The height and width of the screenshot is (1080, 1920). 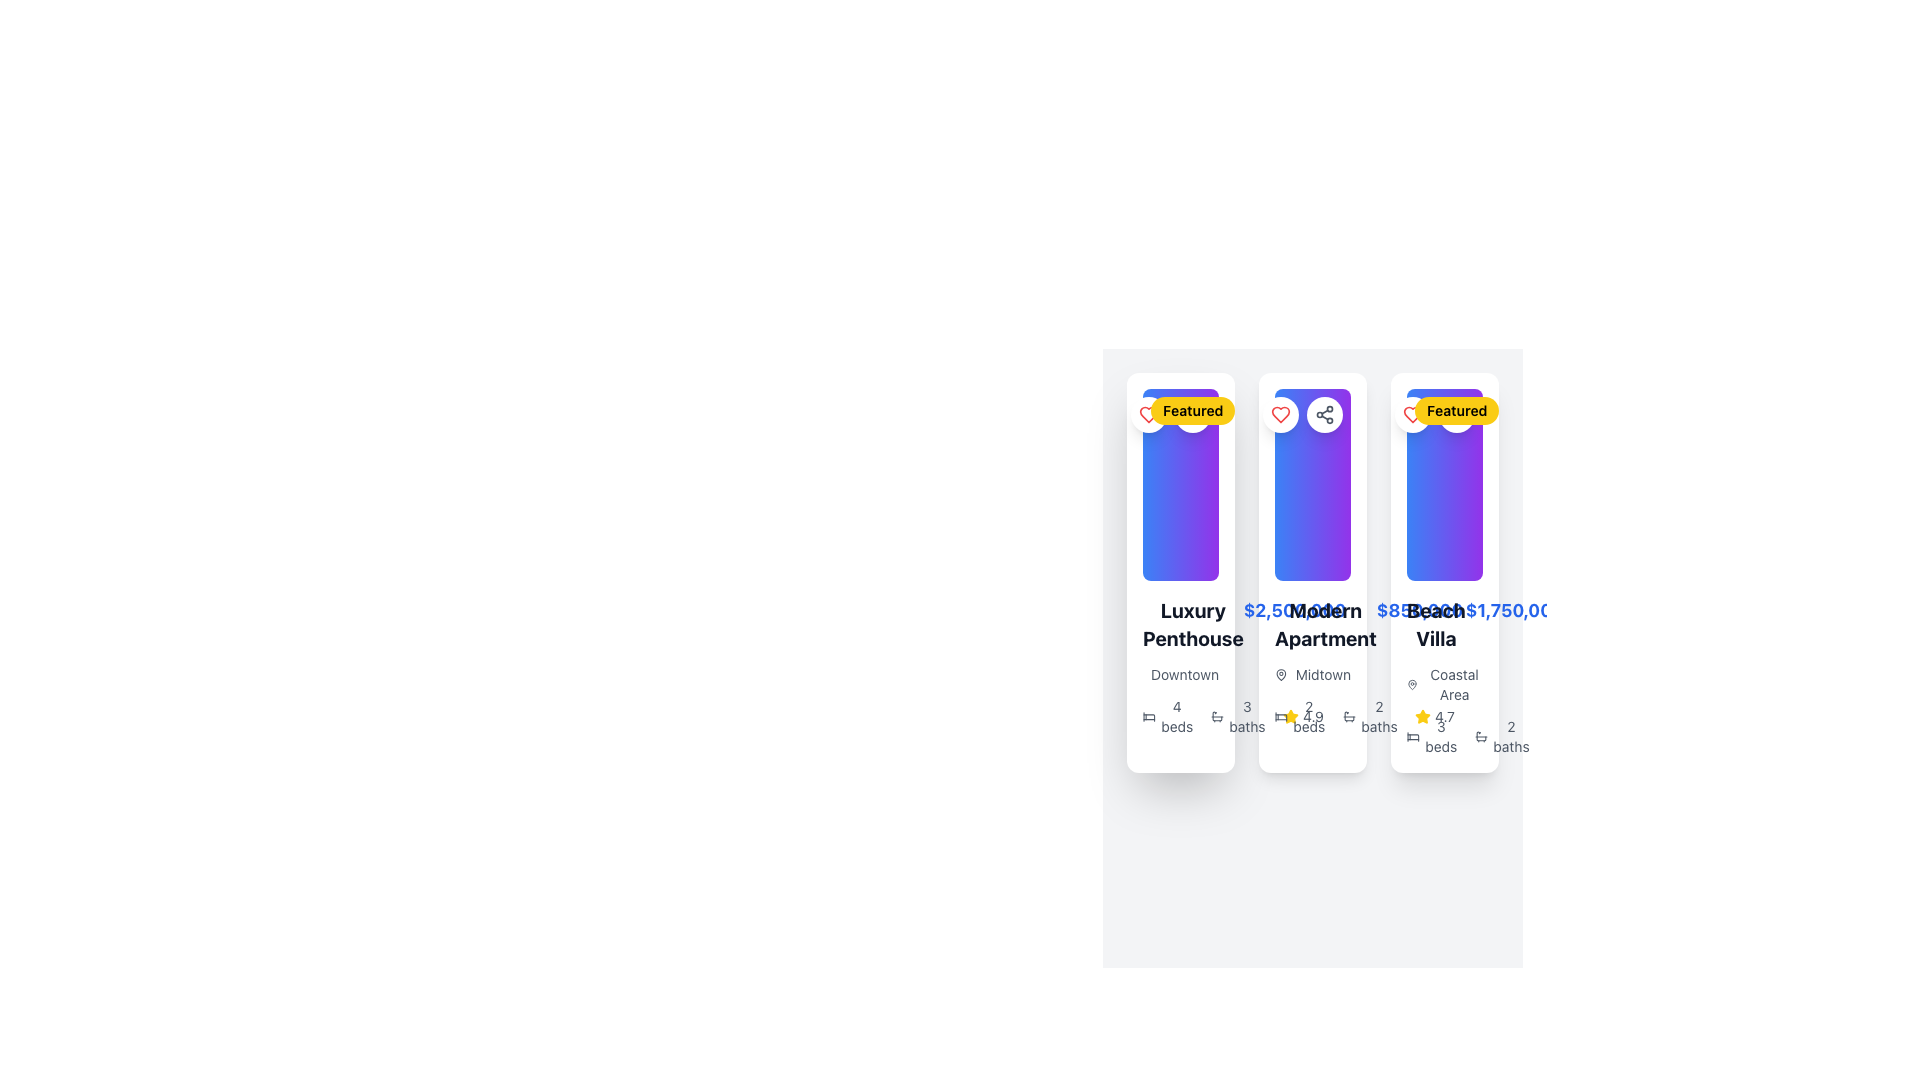 I want to click on the small white circular button with a shadow effect that represents the share functionality, so click(x=1324, y=414).